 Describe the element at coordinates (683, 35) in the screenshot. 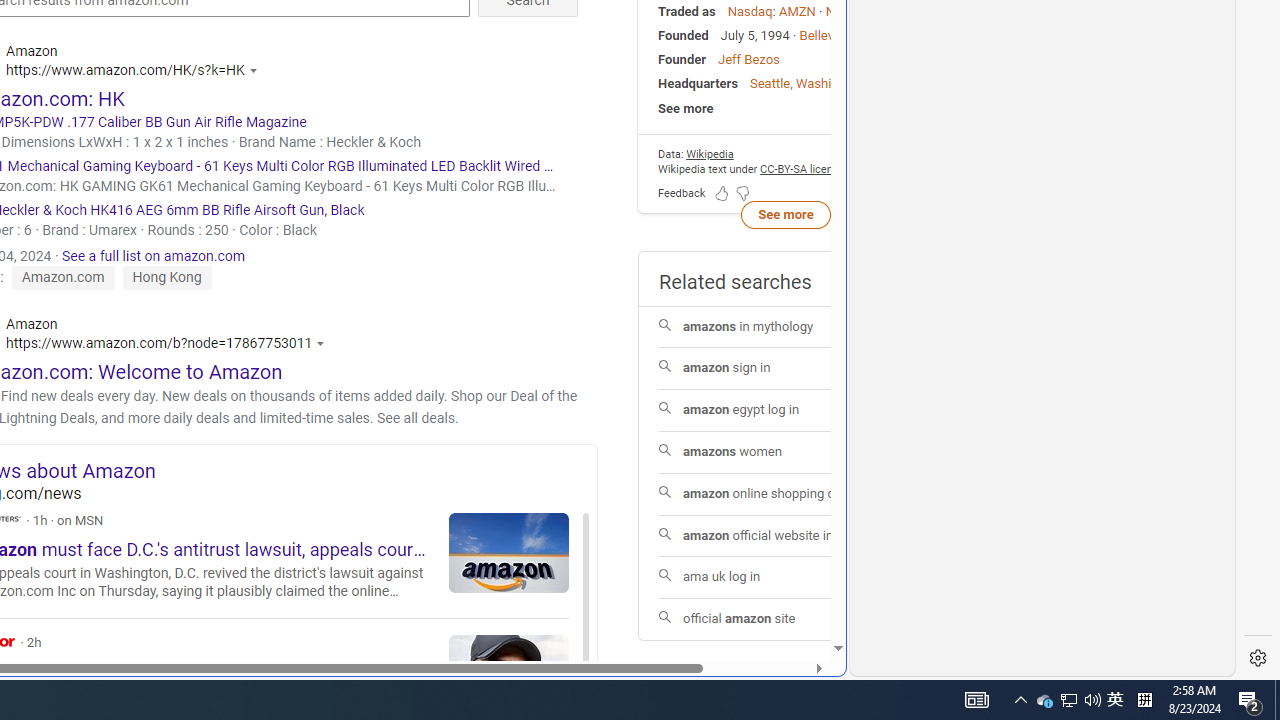

I see `'Founded'` at that location.